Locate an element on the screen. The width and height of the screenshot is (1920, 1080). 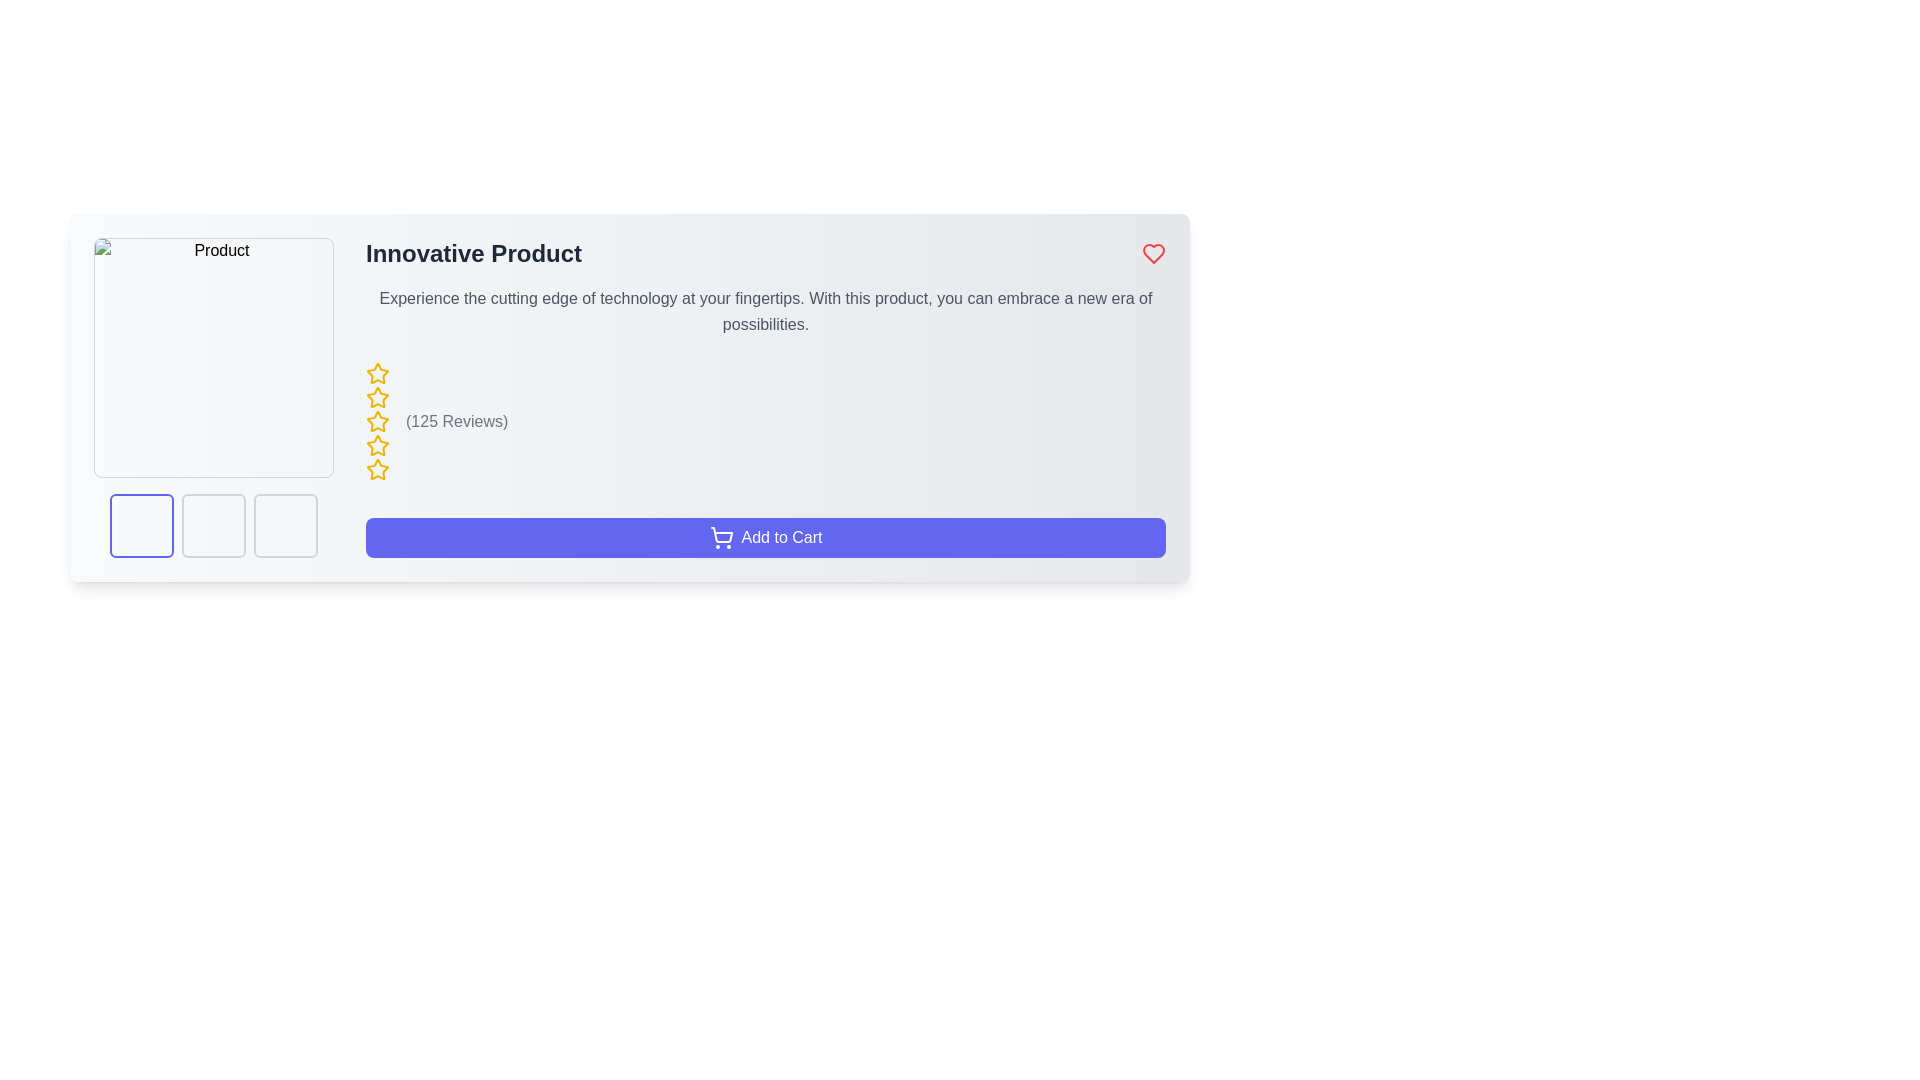
the second star icon in the product rating system, which is located below the first star and above the third star, near the 'Innovative Product' text description is located at coordinates (378, 397).